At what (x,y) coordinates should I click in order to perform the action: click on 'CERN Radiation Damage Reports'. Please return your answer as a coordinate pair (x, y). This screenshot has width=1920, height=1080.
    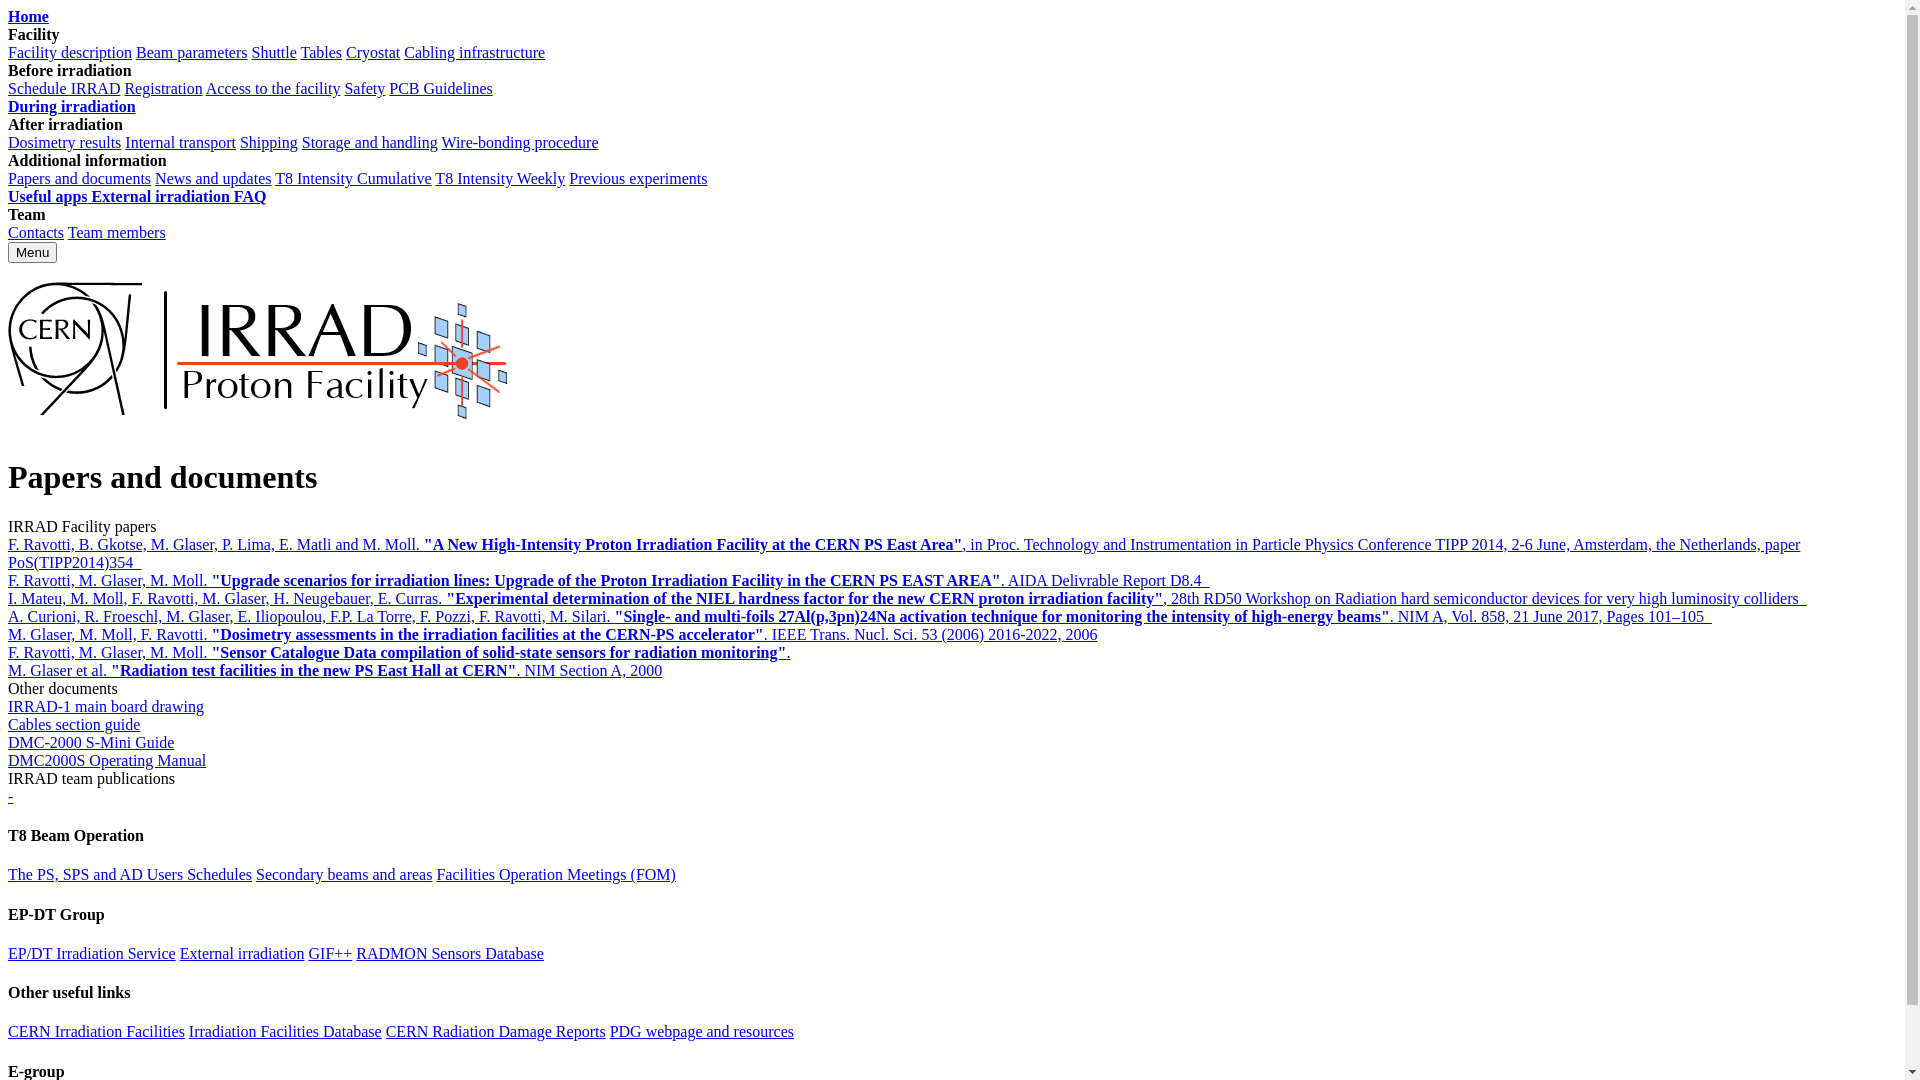
    Looking at the image, I should click on (385, 1031).